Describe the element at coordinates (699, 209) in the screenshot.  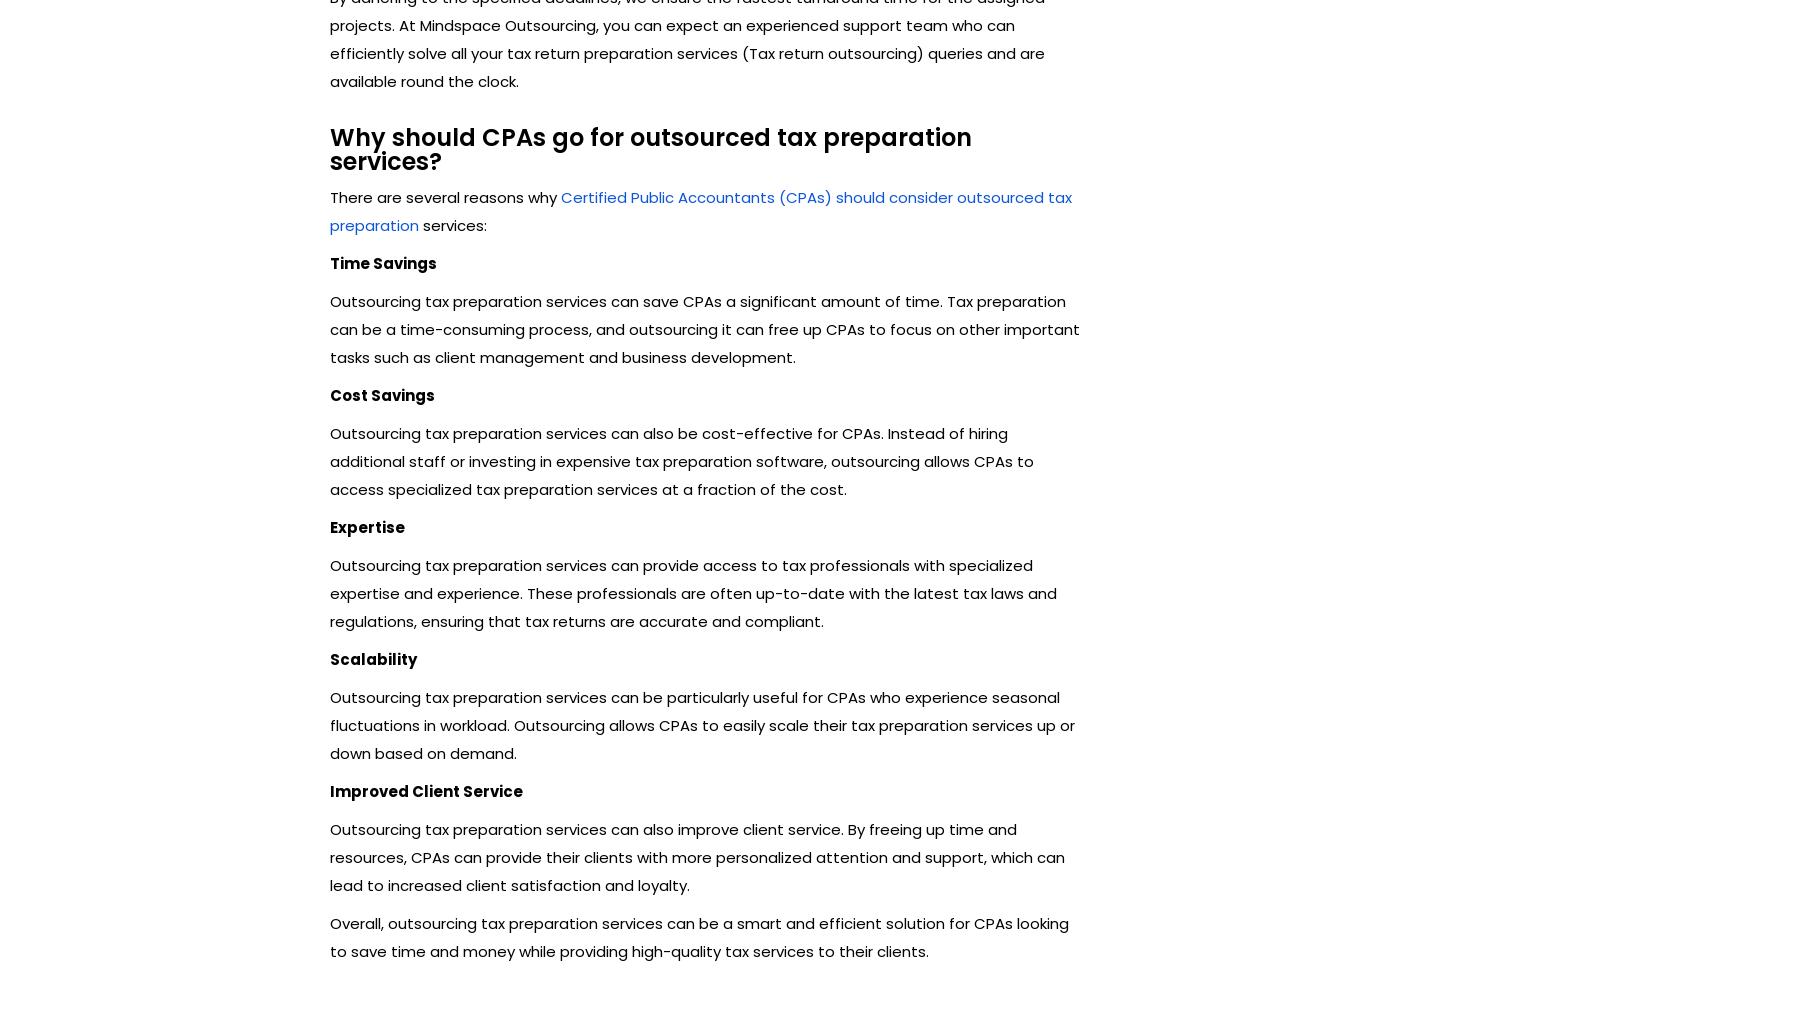
I see `'Certified Public Accountants (CPAs) should consider outsourced tax preparation'` at that location.